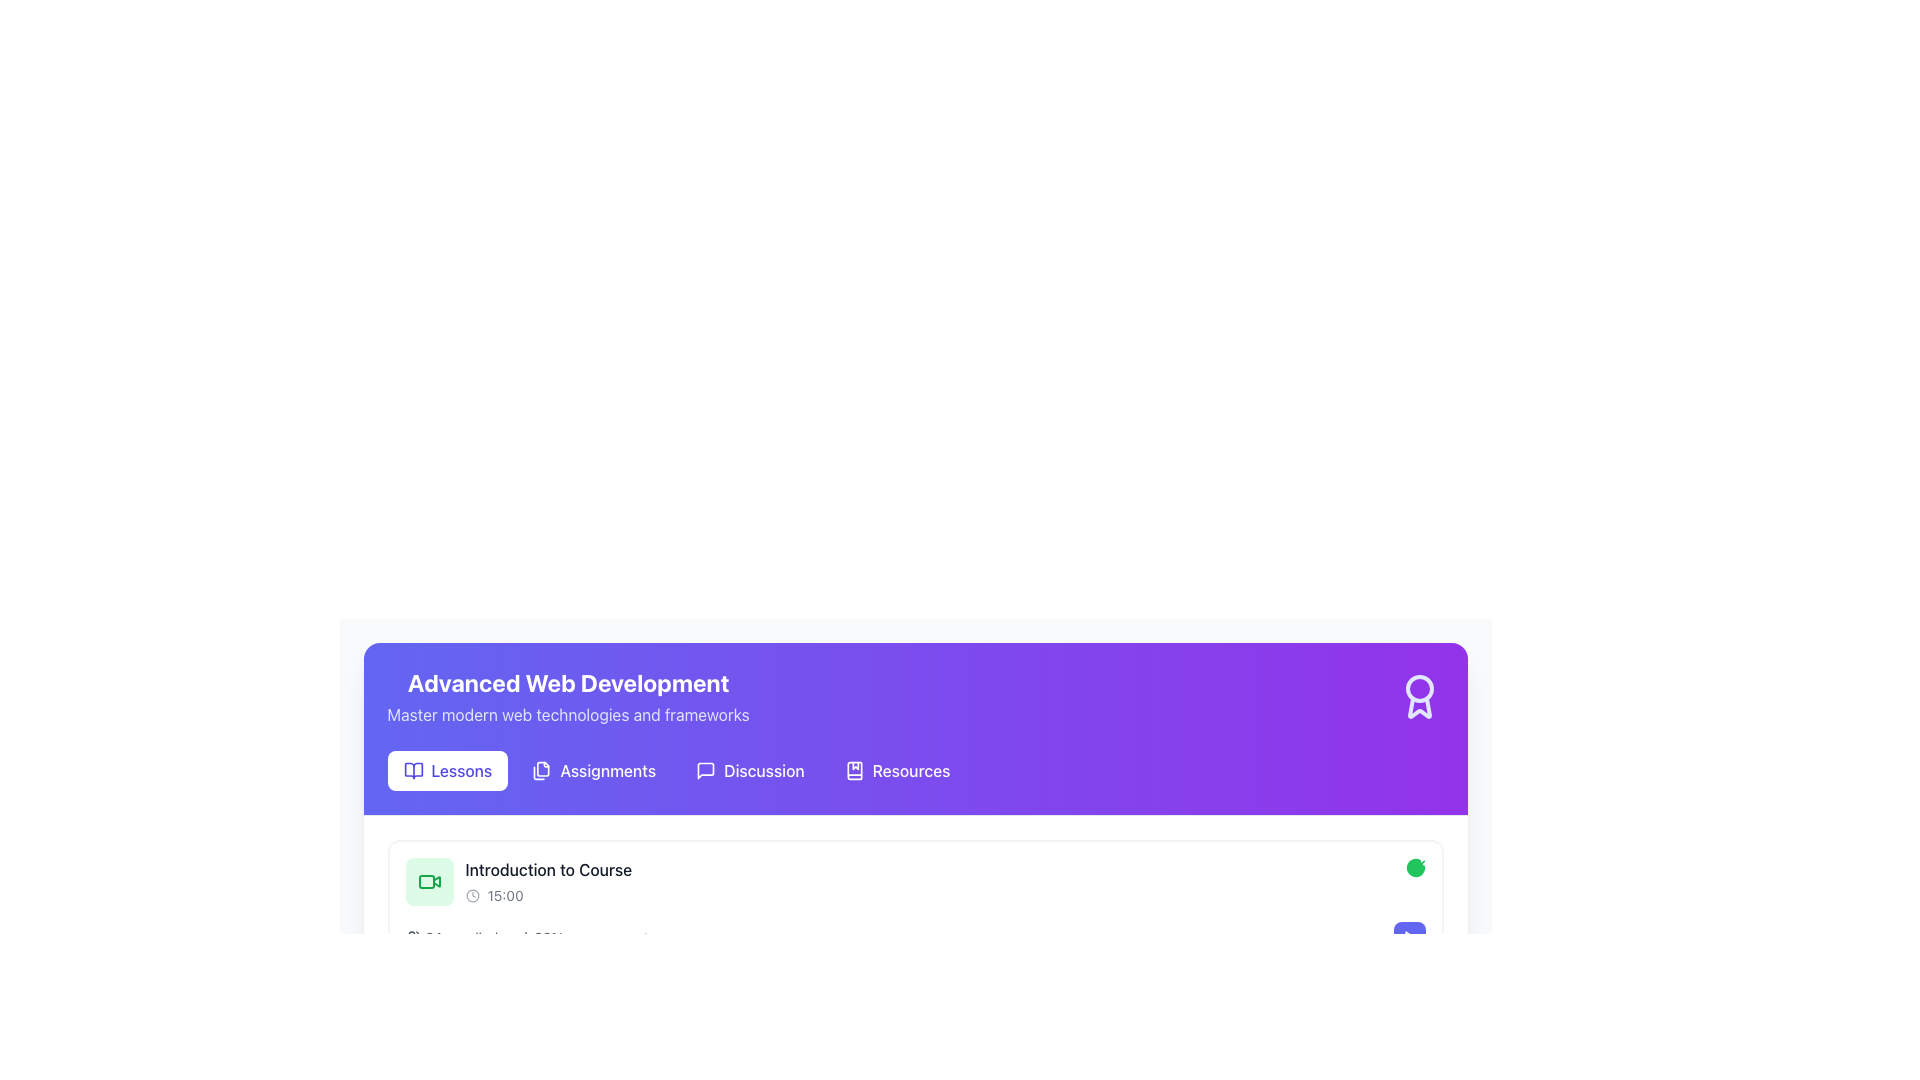  I want to click on the badge icon located at the top-right corner of the purple header bar by clicking on the circular component within the SVG element to see its functionality, so click(1418, 688).